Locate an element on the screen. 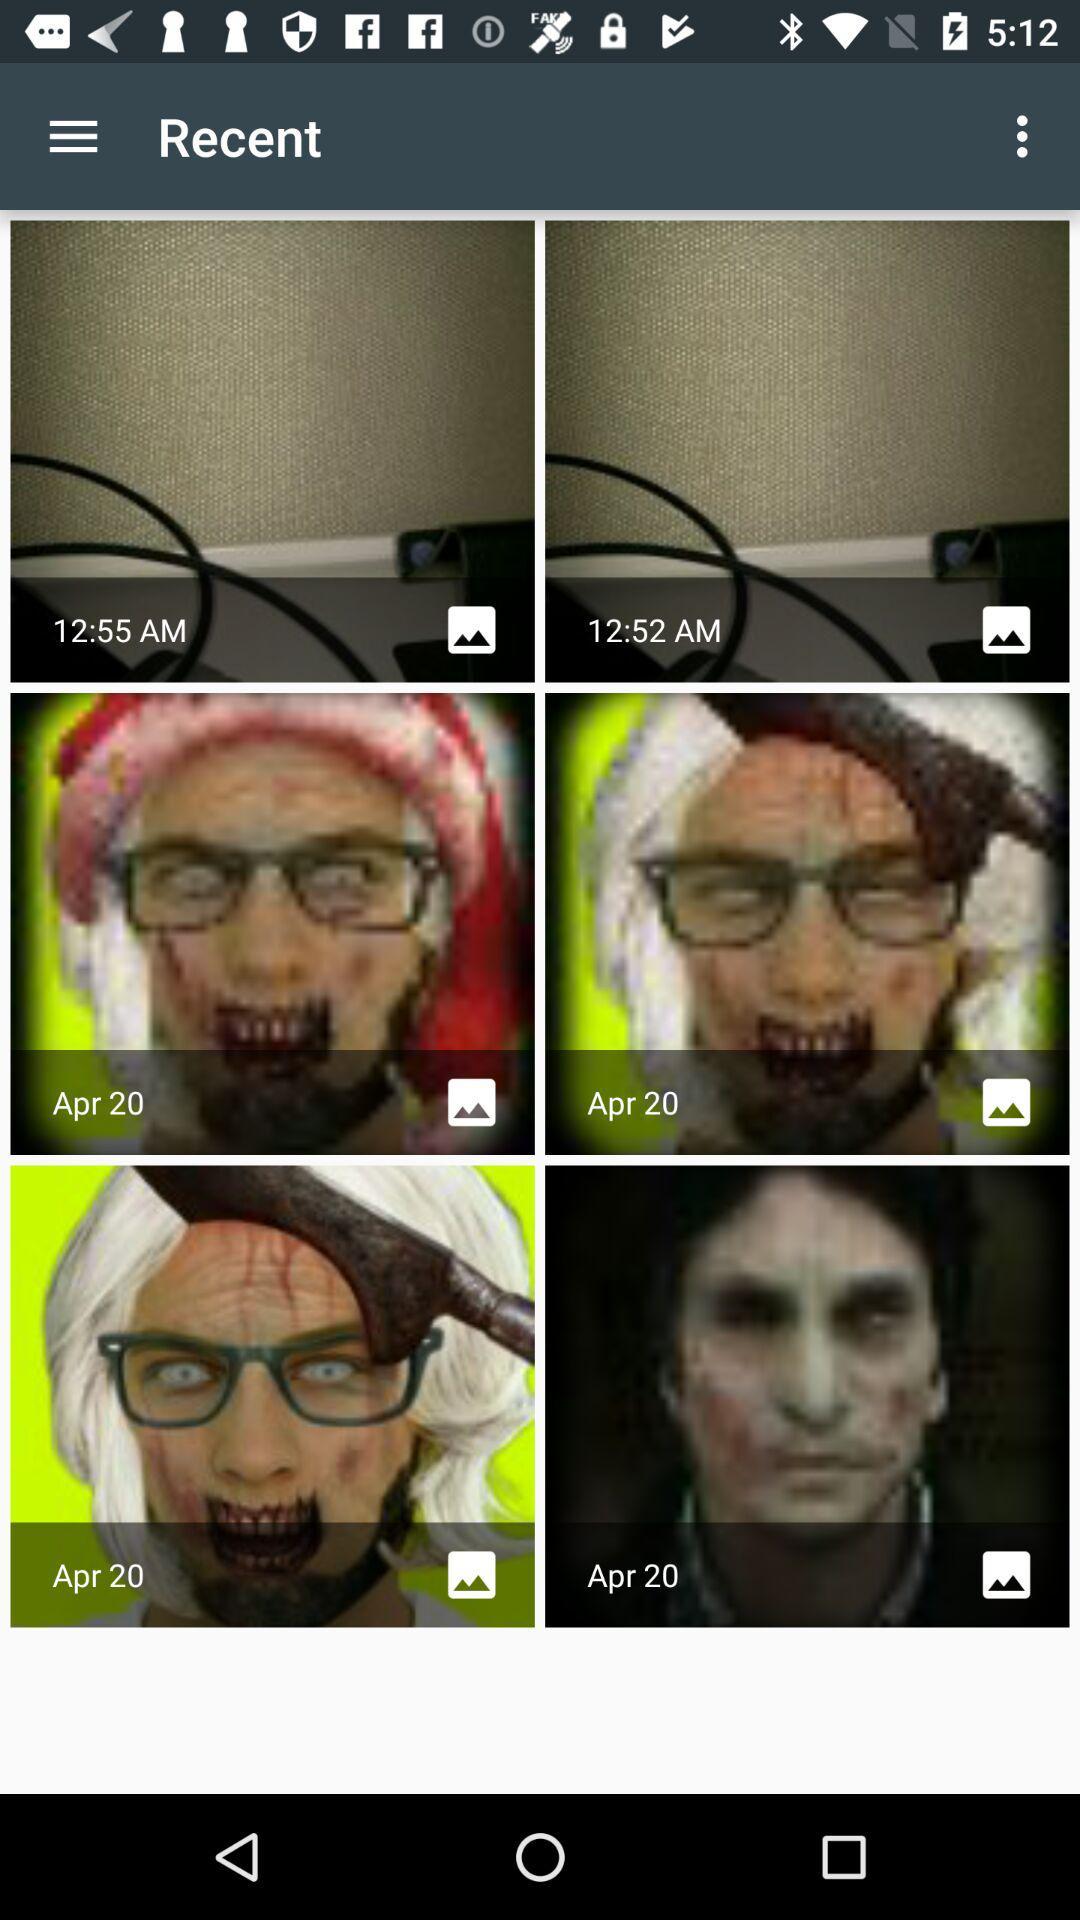 This screenshot has height=1920, width=1080. the icon next to the recent is located at coordinates (72, 135).